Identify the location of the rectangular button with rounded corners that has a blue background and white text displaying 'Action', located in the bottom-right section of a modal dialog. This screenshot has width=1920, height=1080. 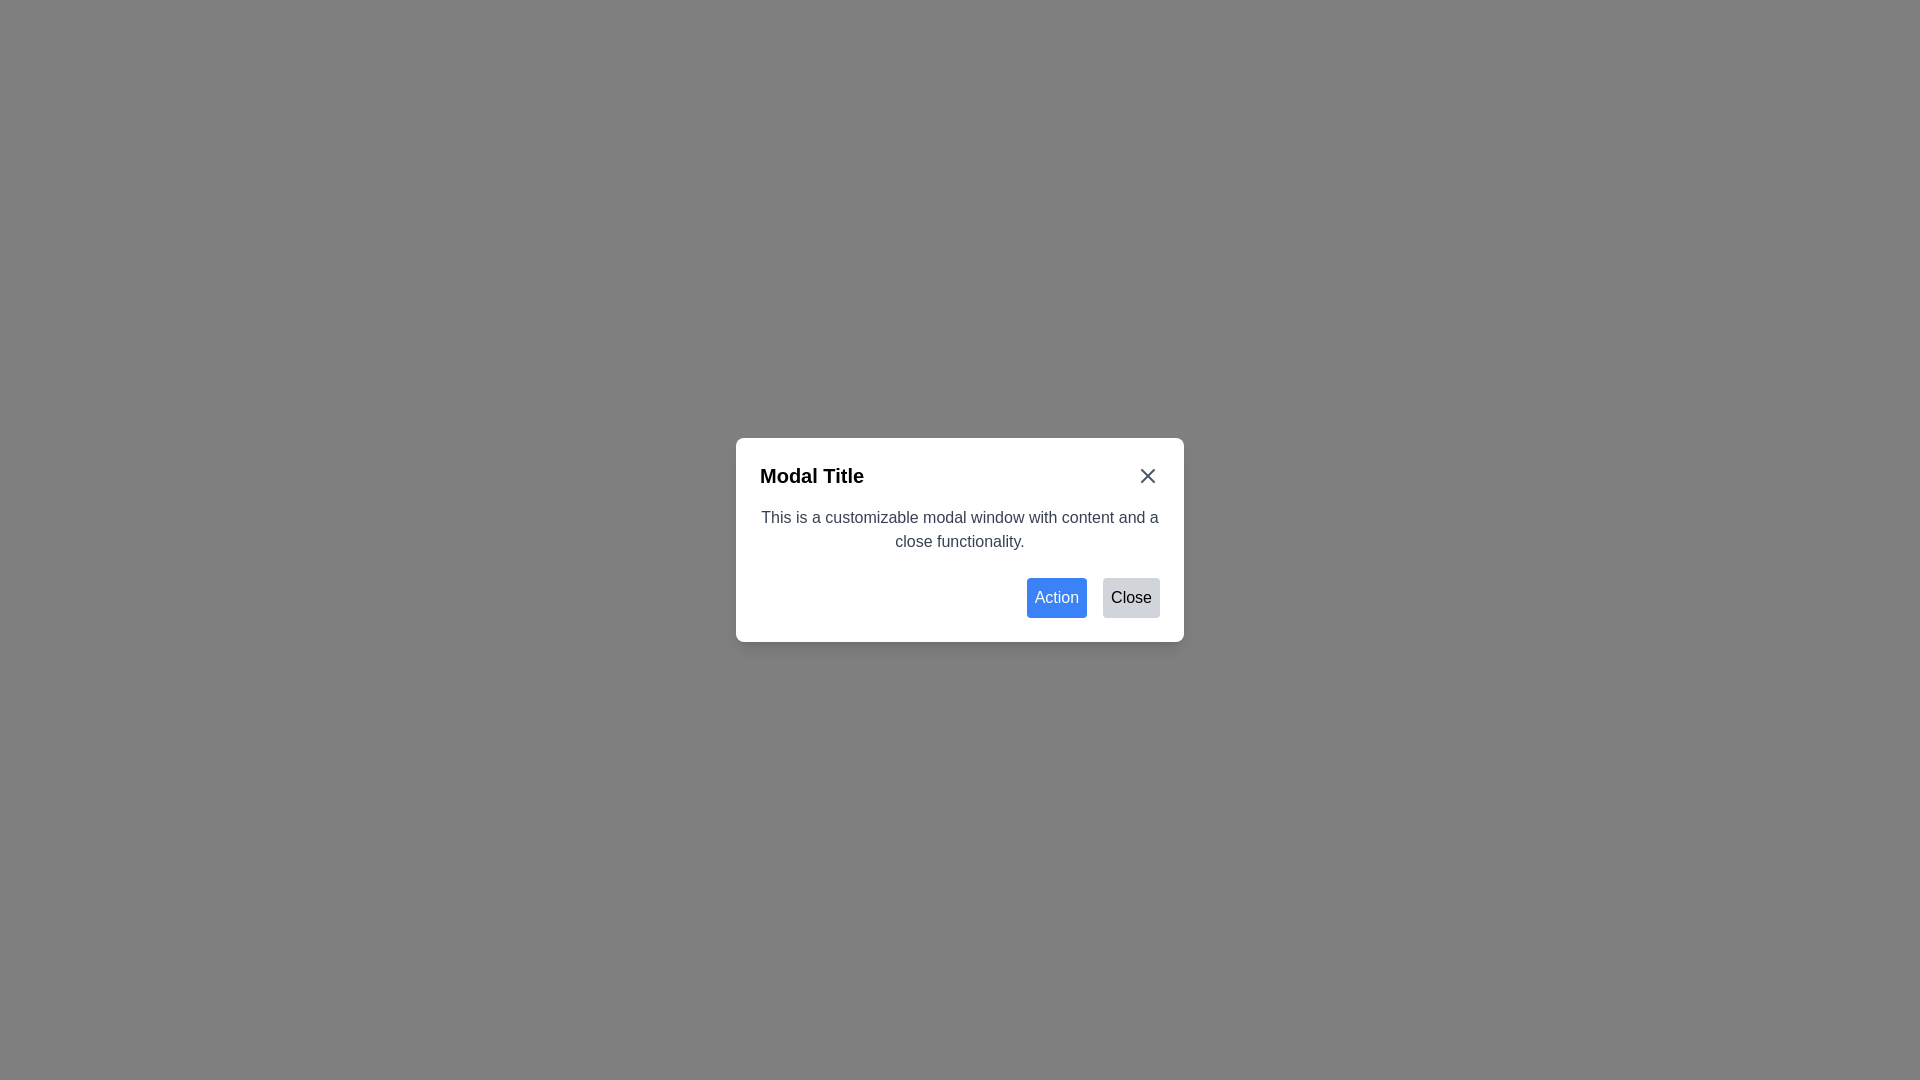
(1055, 596).